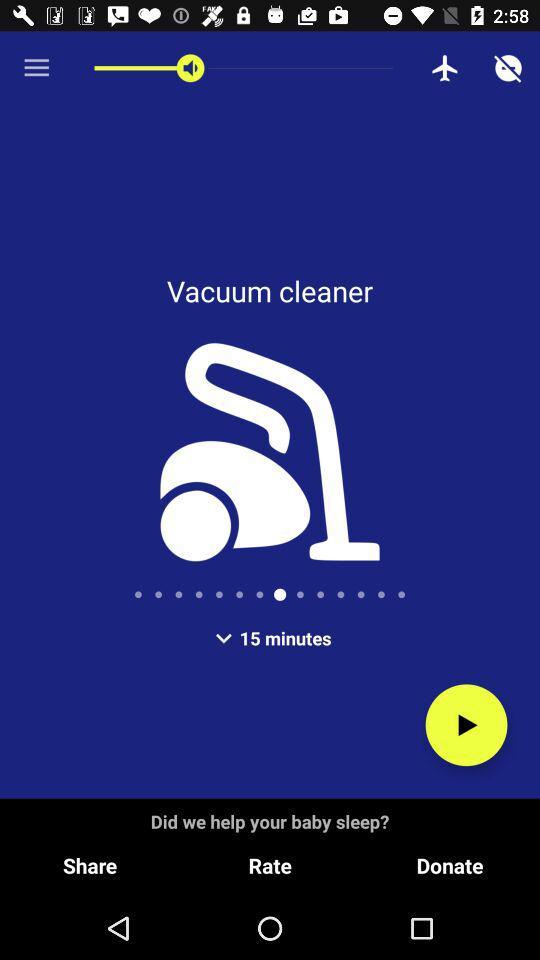  Describe the element at coordinates (466, 724) in the screenshot. I see `the vacuum cleaner` at that location.